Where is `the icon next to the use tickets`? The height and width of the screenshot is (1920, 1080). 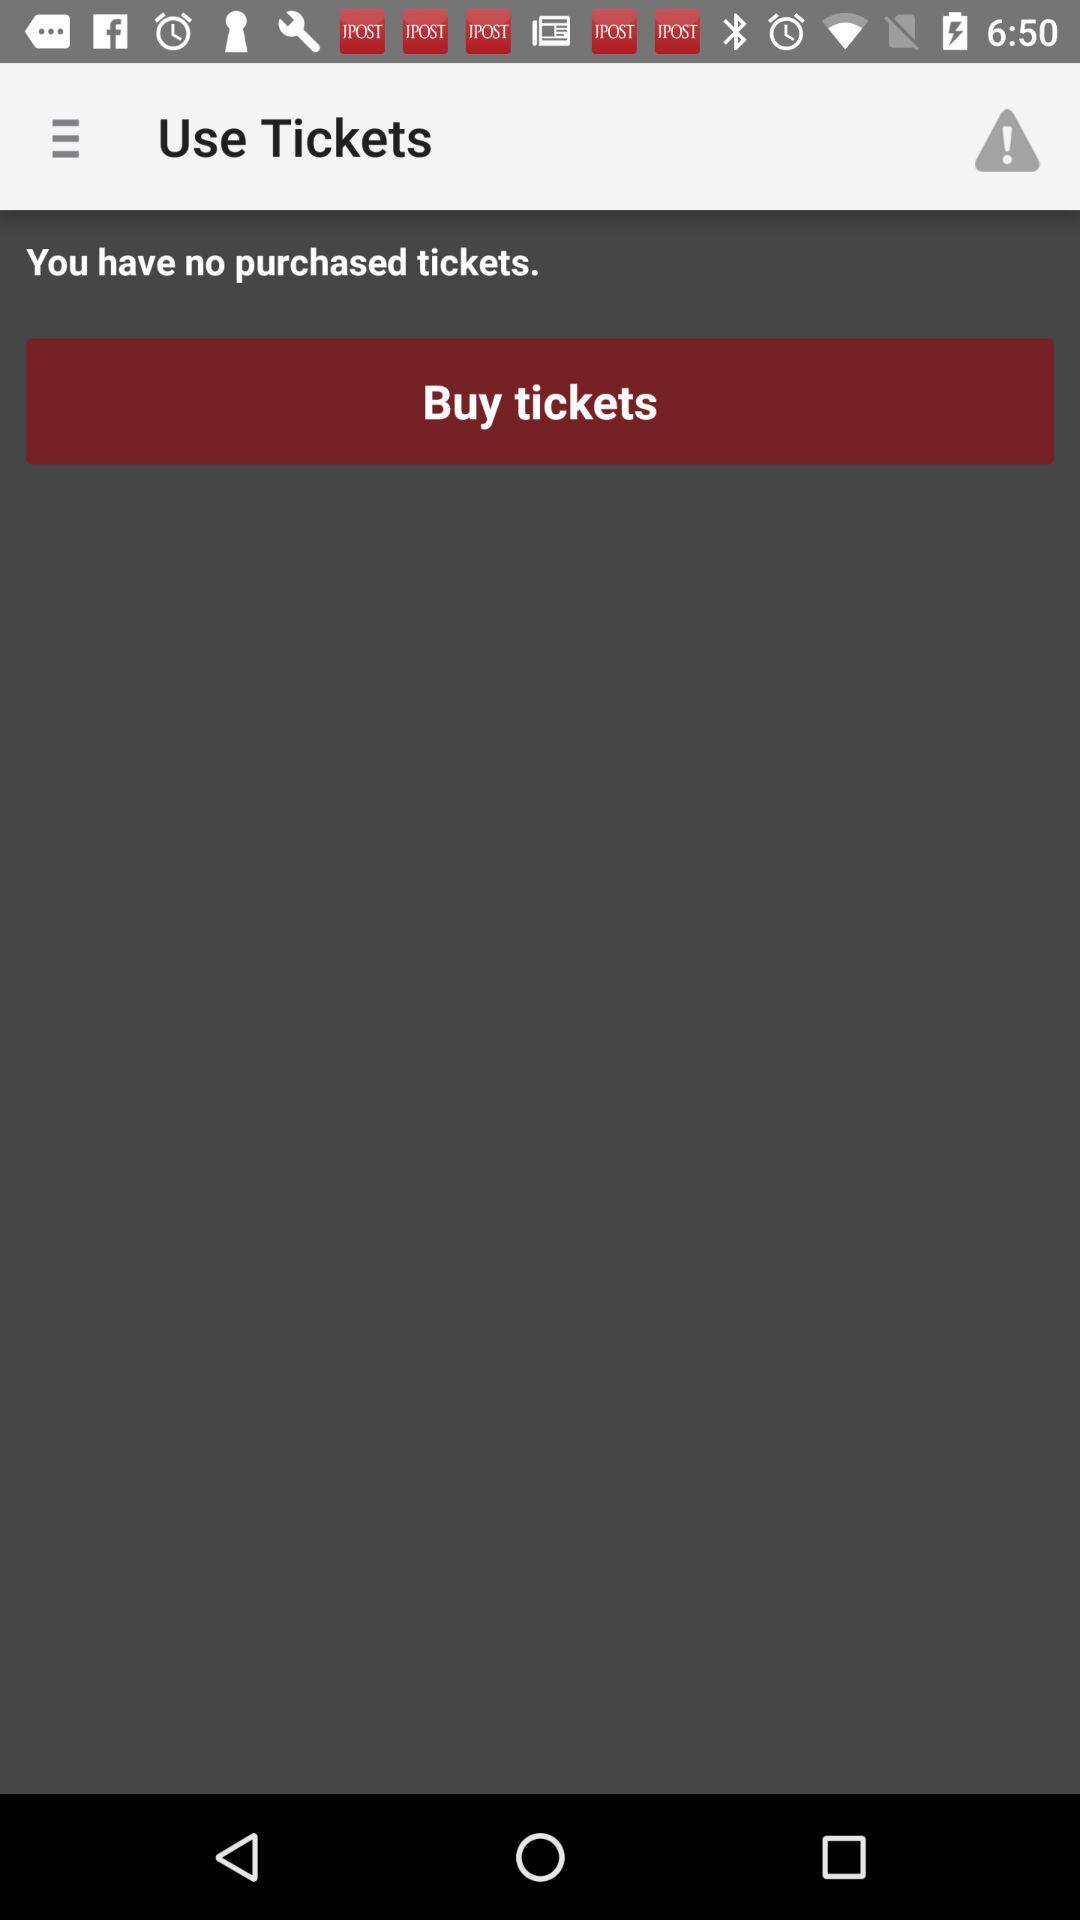 the icon next to the use tickets is located at coordinates (72, 135).